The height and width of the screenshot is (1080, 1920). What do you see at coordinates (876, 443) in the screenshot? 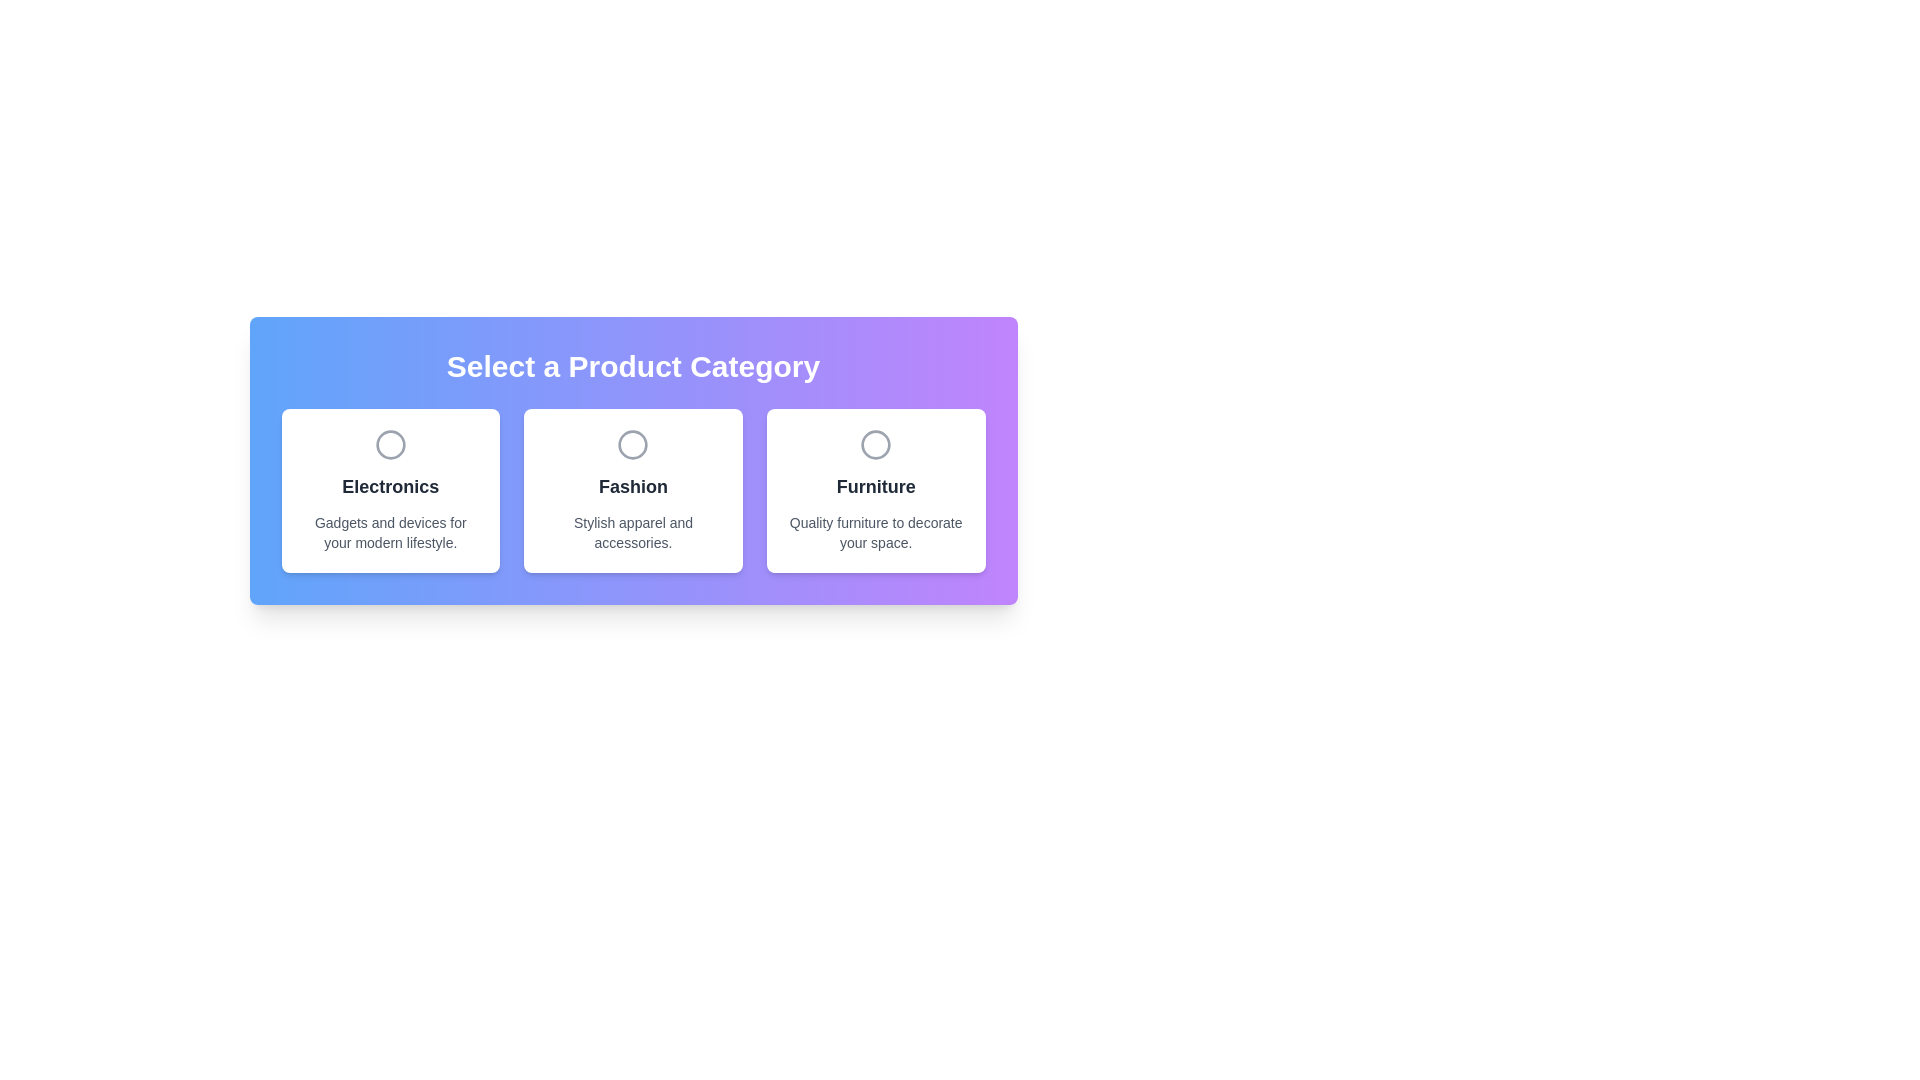
I see `the Circle indicator with a gray border located in the Furniture card below the text label` at bounding box center [876, 443].